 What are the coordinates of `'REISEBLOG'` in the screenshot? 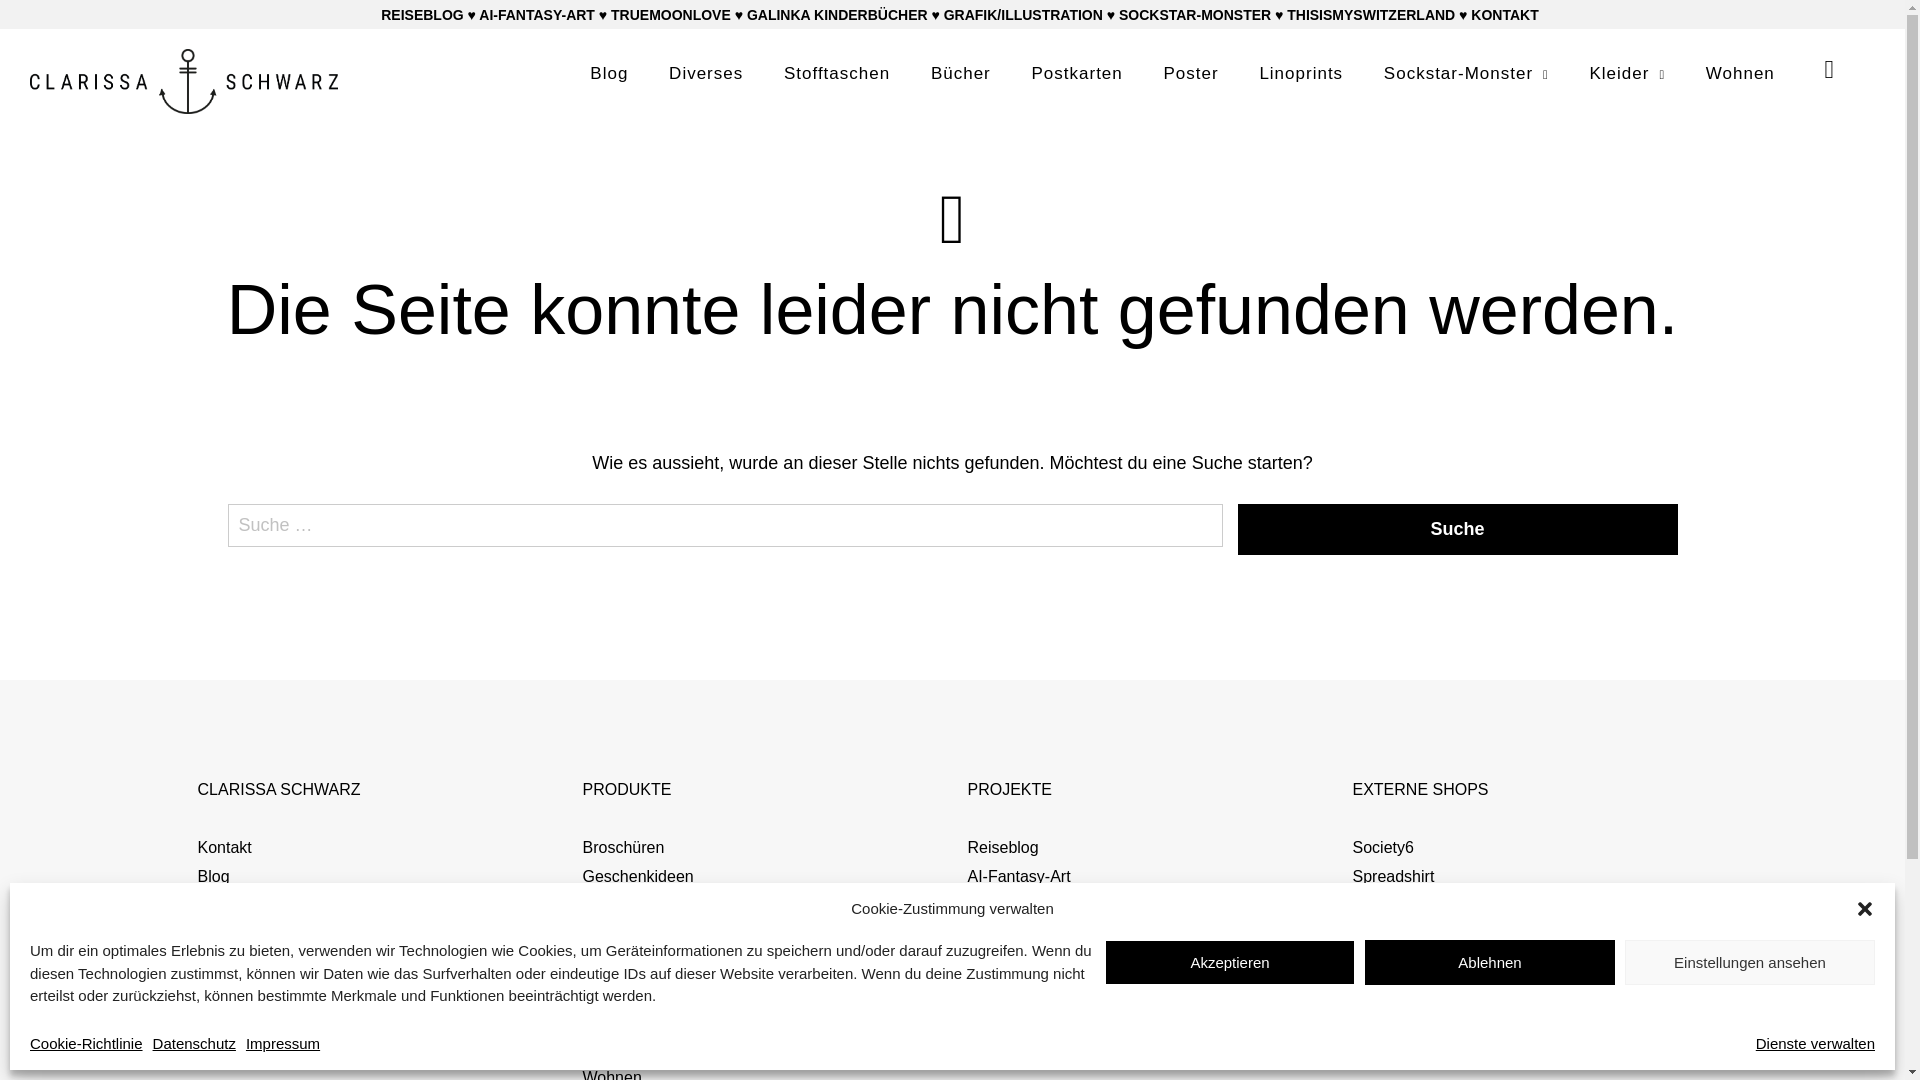 It's located at (380, 15).